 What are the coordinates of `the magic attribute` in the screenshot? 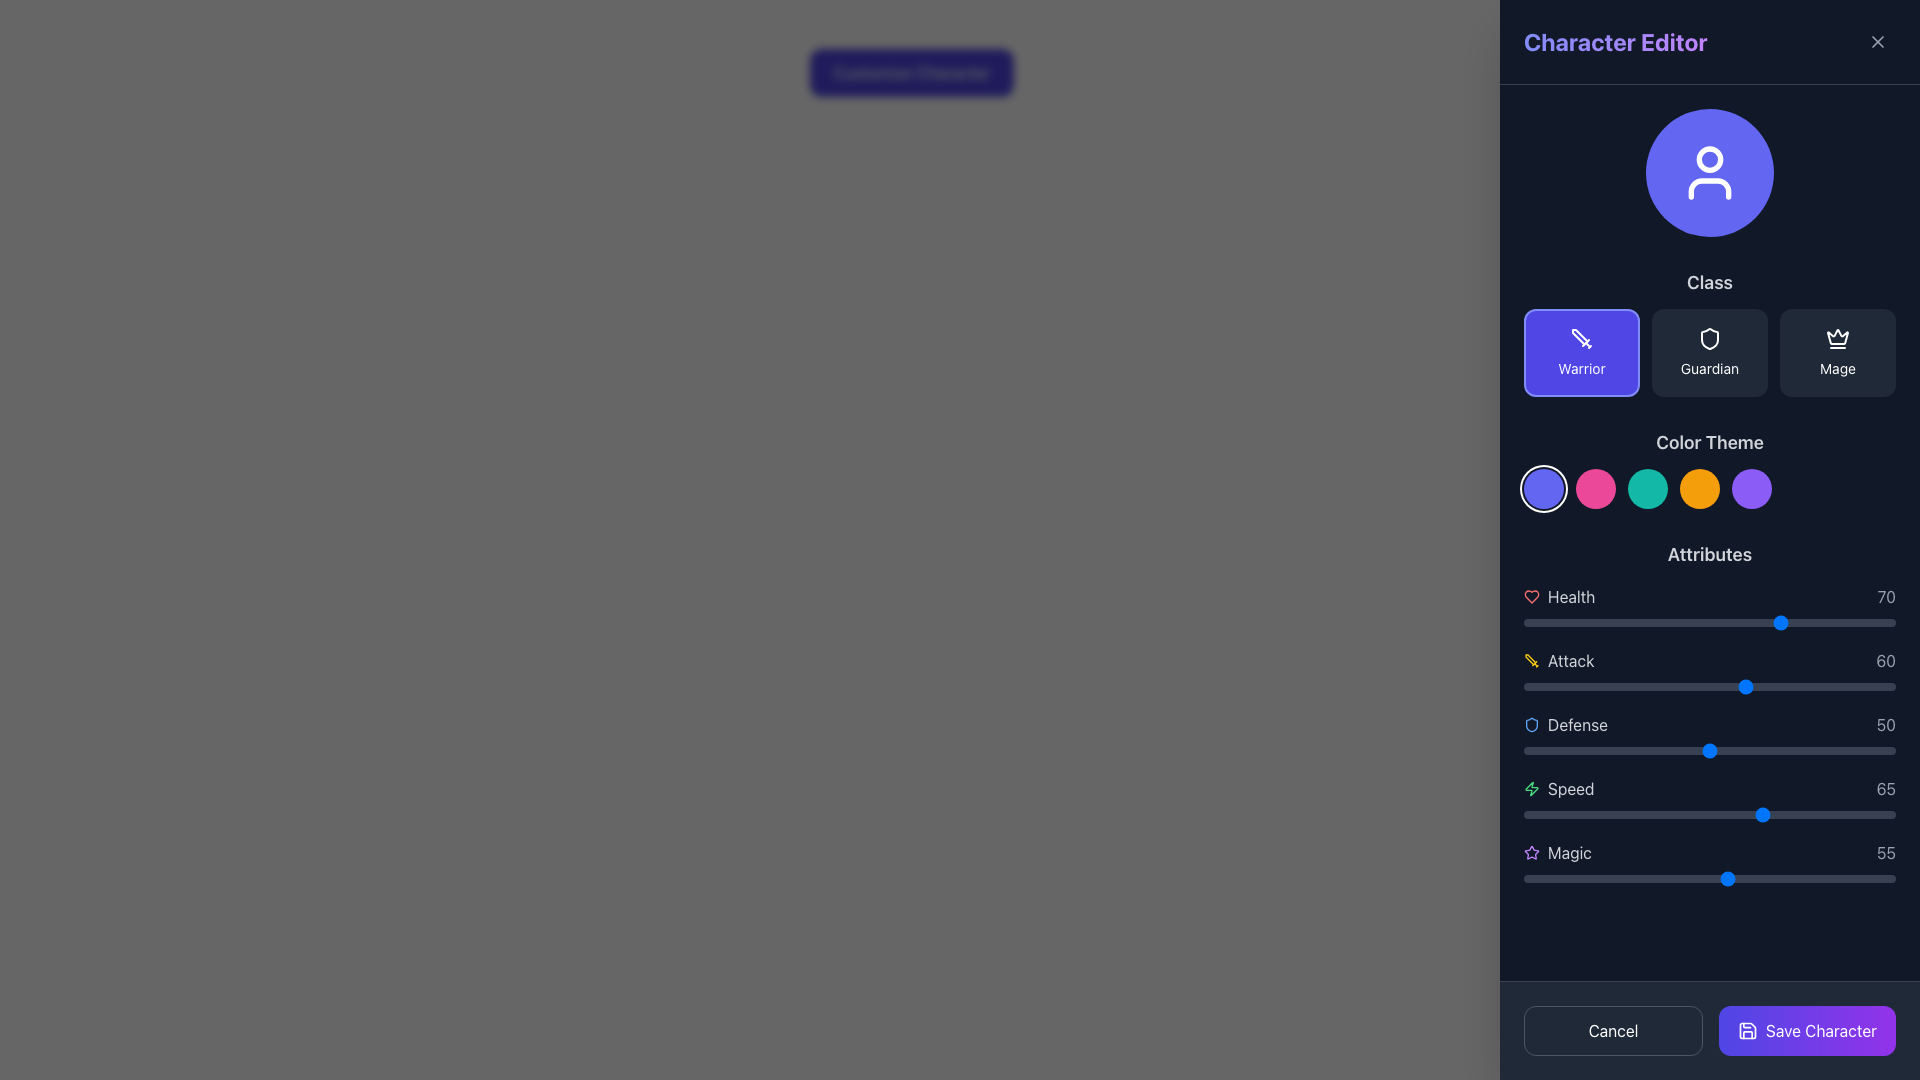 It's located at (1821, 878).